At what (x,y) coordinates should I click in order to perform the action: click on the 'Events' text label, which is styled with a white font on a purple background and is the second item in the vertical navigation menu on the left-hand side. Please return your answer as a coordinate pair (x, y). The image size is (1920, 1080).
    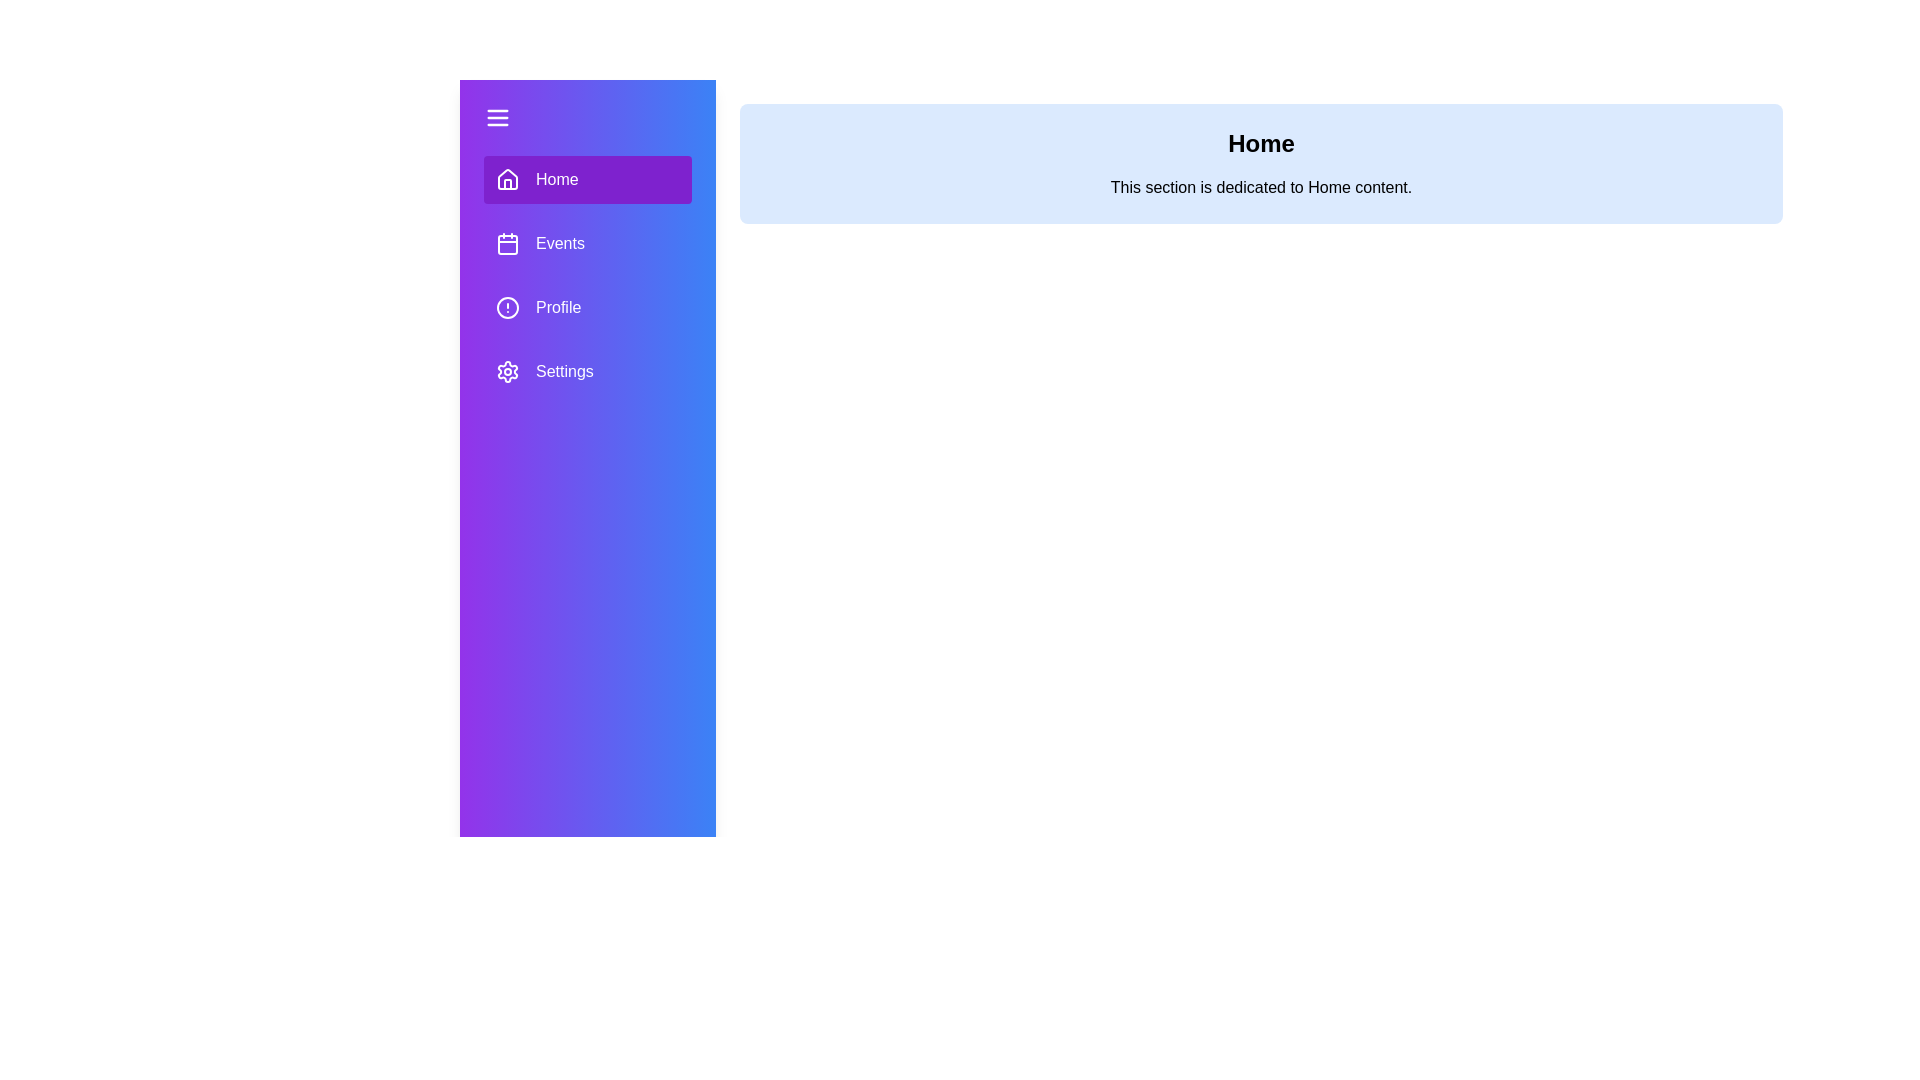
    Looking at the image, I should click on (560, 242).